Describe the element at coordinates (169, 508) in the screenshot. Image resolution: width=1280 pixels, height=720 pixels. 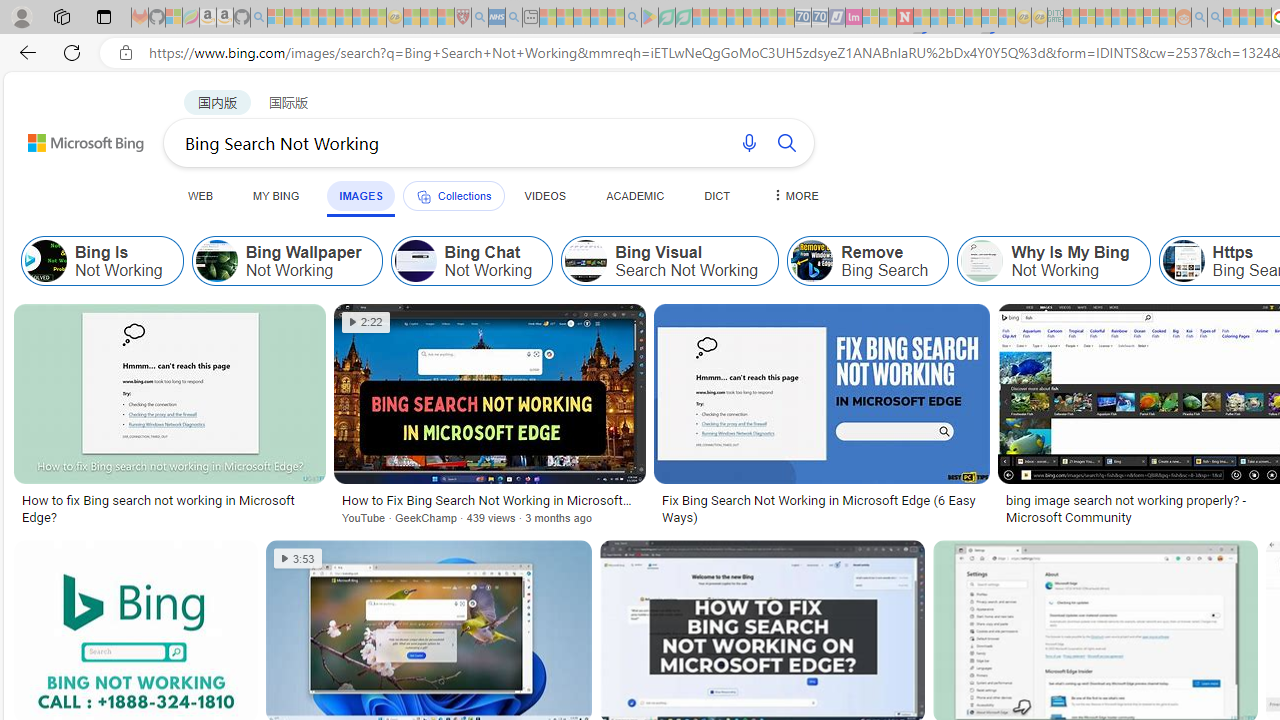
I see `'How to fix Bing search not working in Microsoft Edge?'` at that location.